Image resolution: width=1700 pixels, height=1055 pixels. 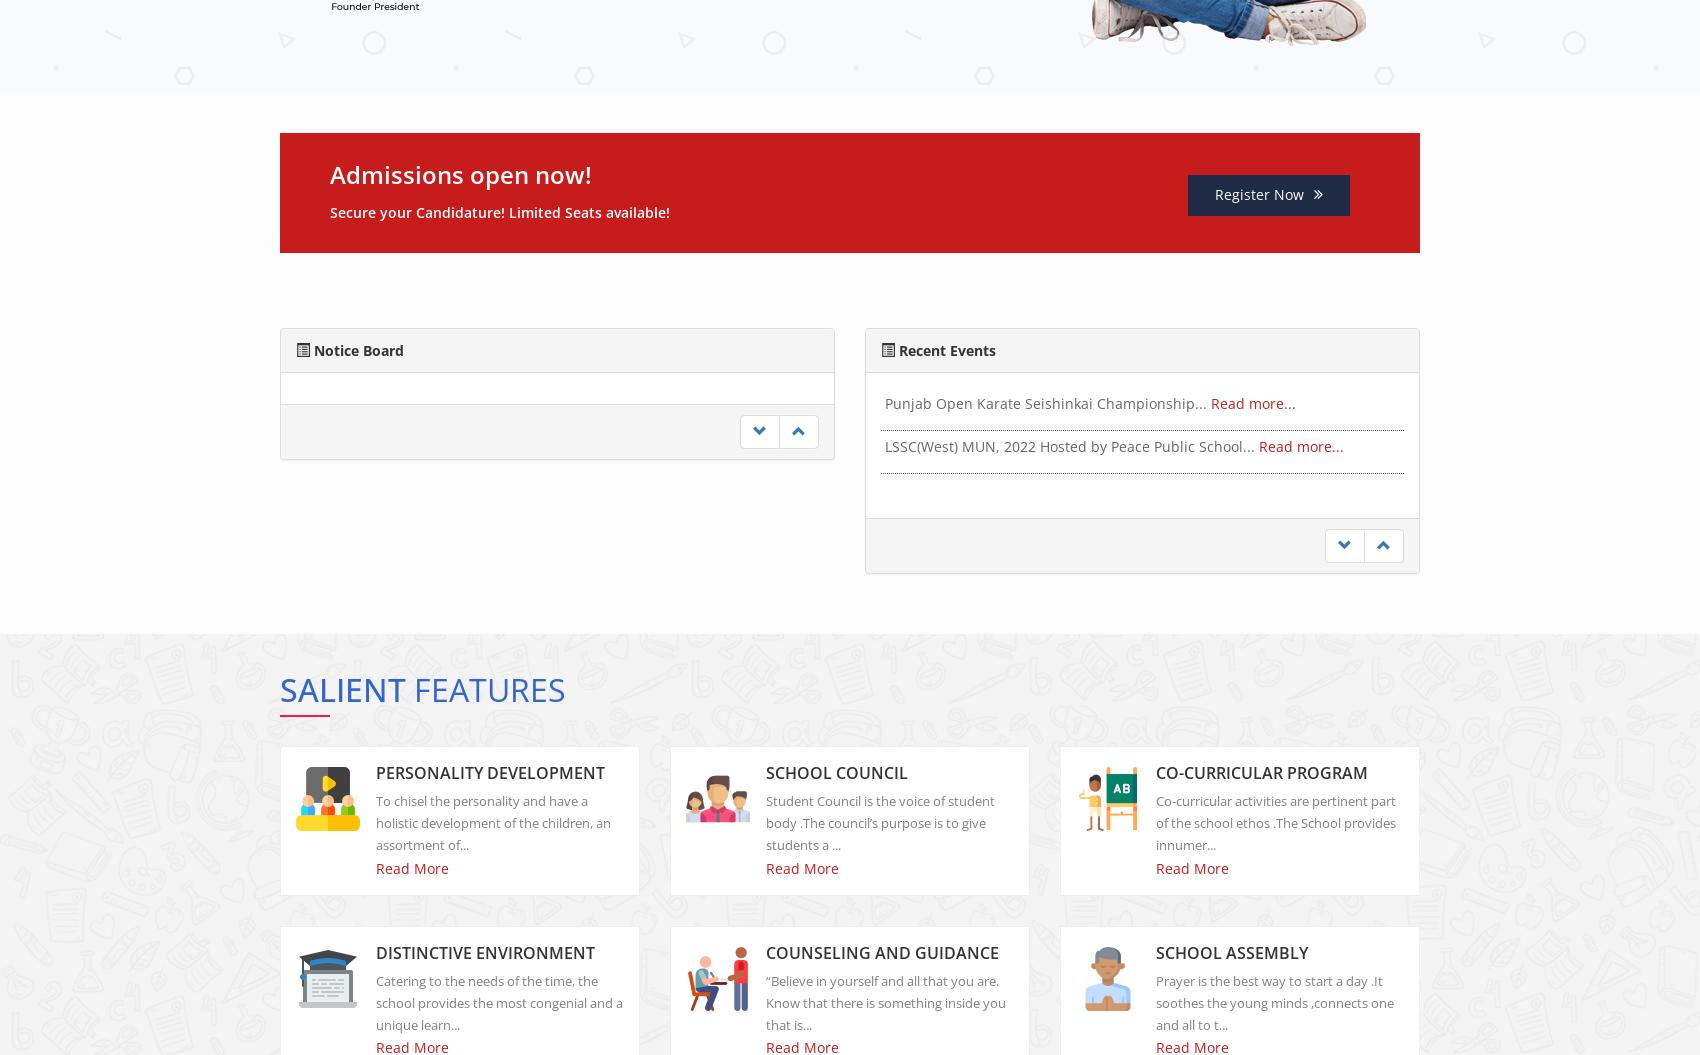 What do you see at coordinates (950, 445) in the screenshot?
I see `'Fruit Chaat Party!...'` at bounding box center [950, 445].